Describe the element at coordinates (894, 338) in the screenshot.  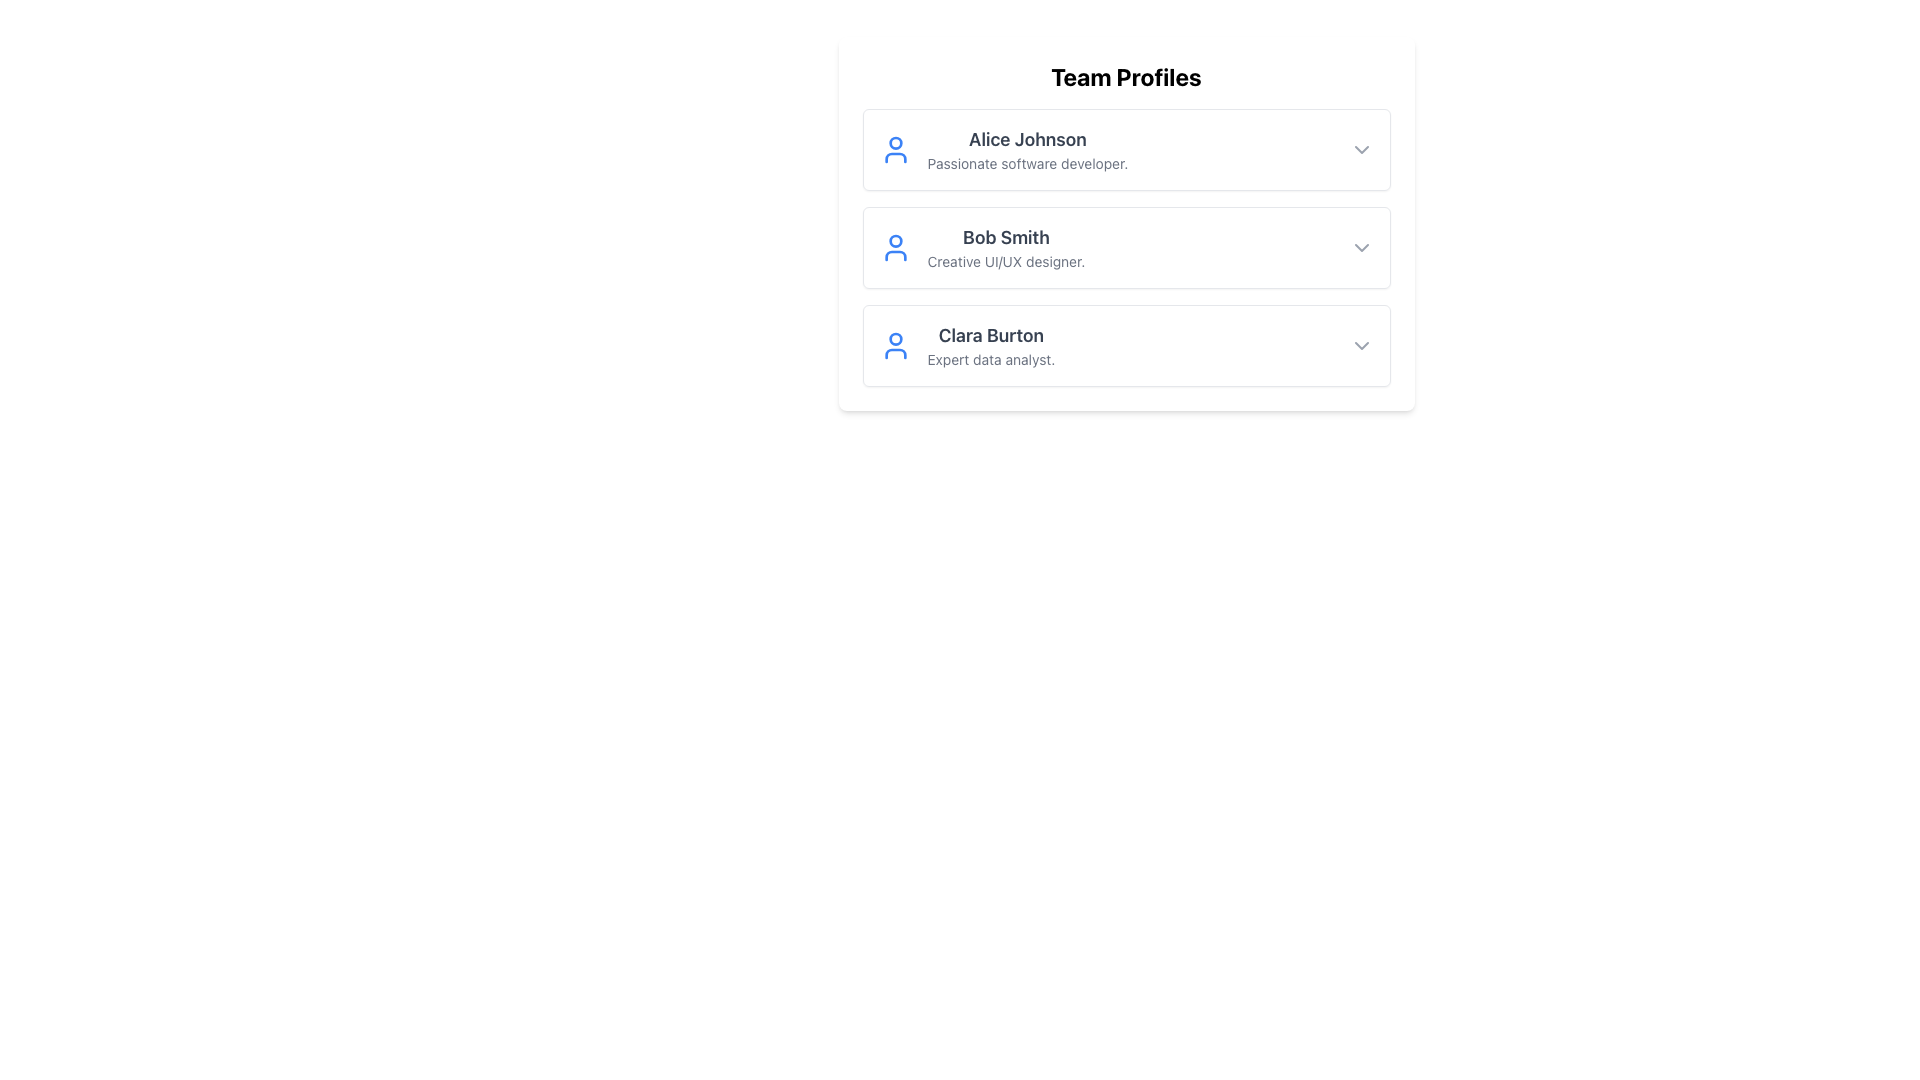
I see `the small circular shape inside the user icon next to 'Clara Burton' in the 'Team Profiles' section` at that location.